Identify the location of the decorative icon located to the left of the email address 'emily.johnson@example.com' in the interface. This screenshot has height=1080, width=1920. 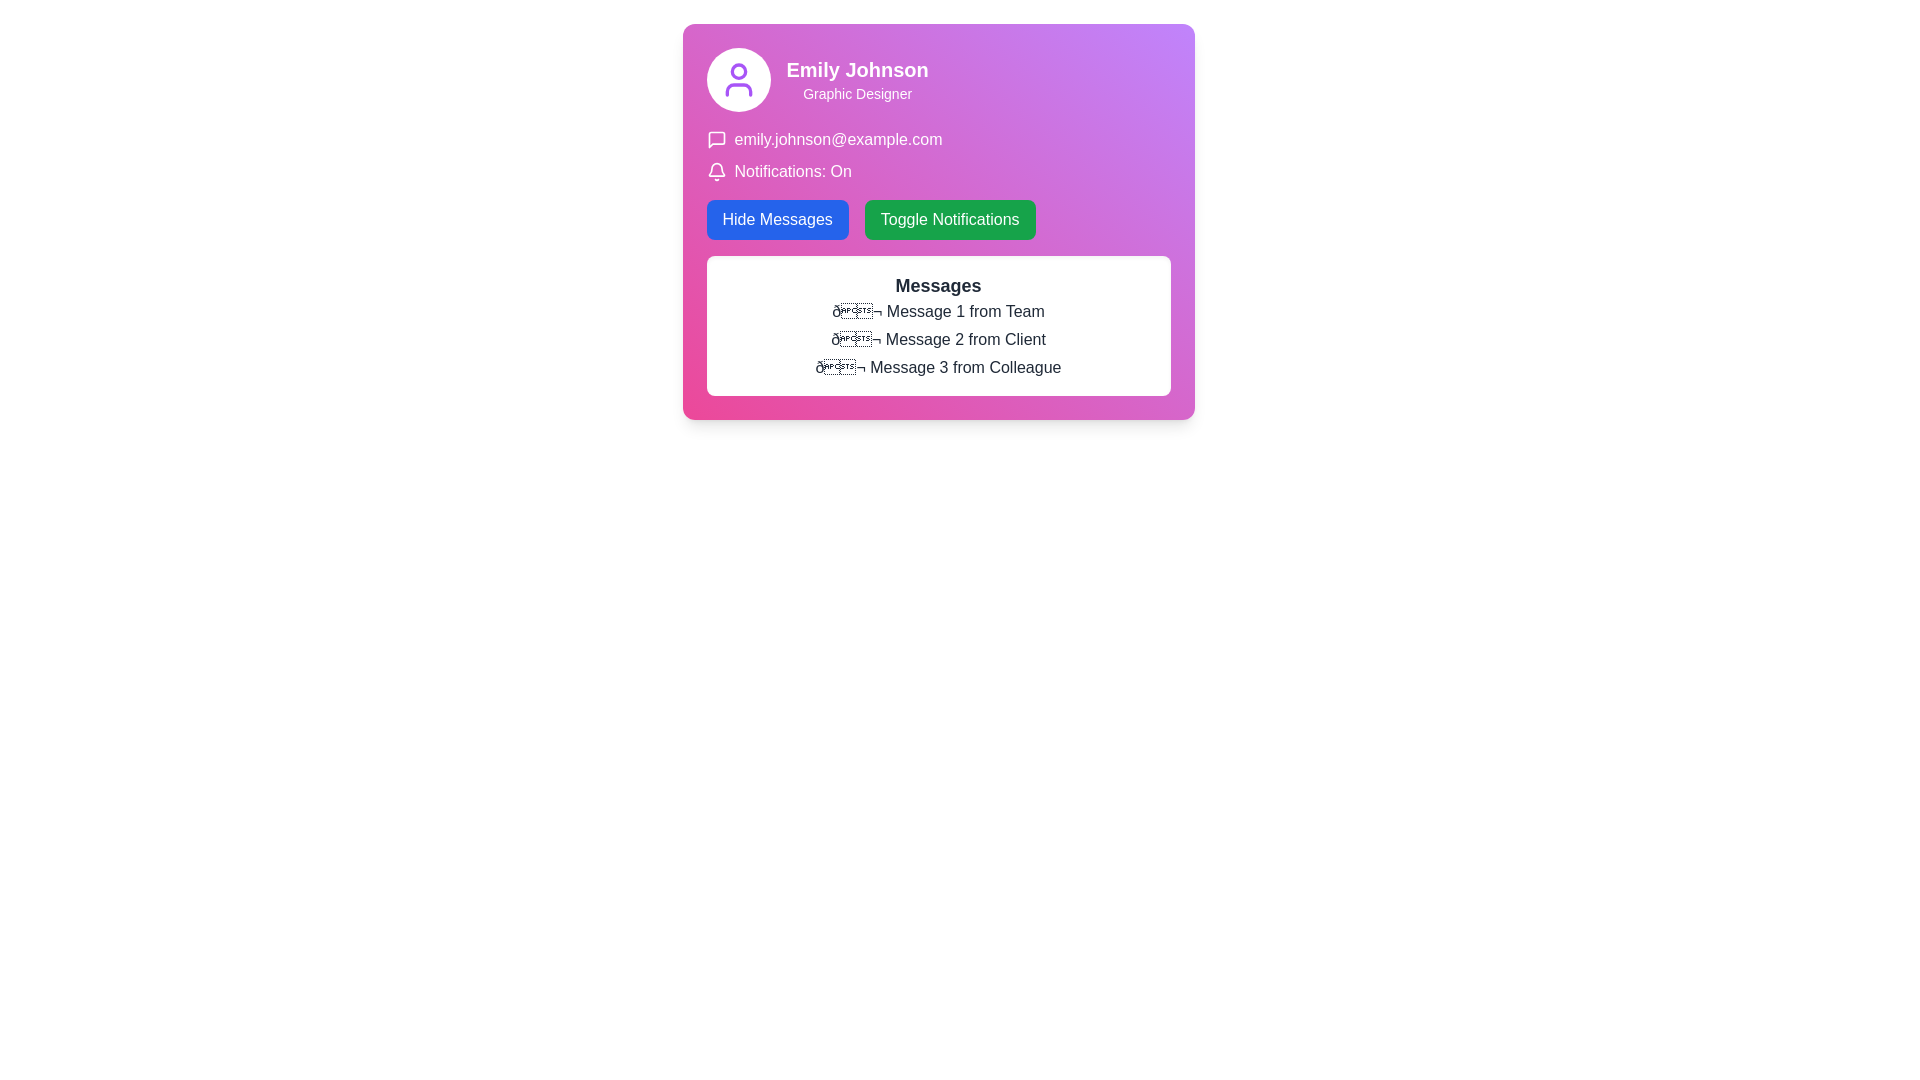
(716, 138).